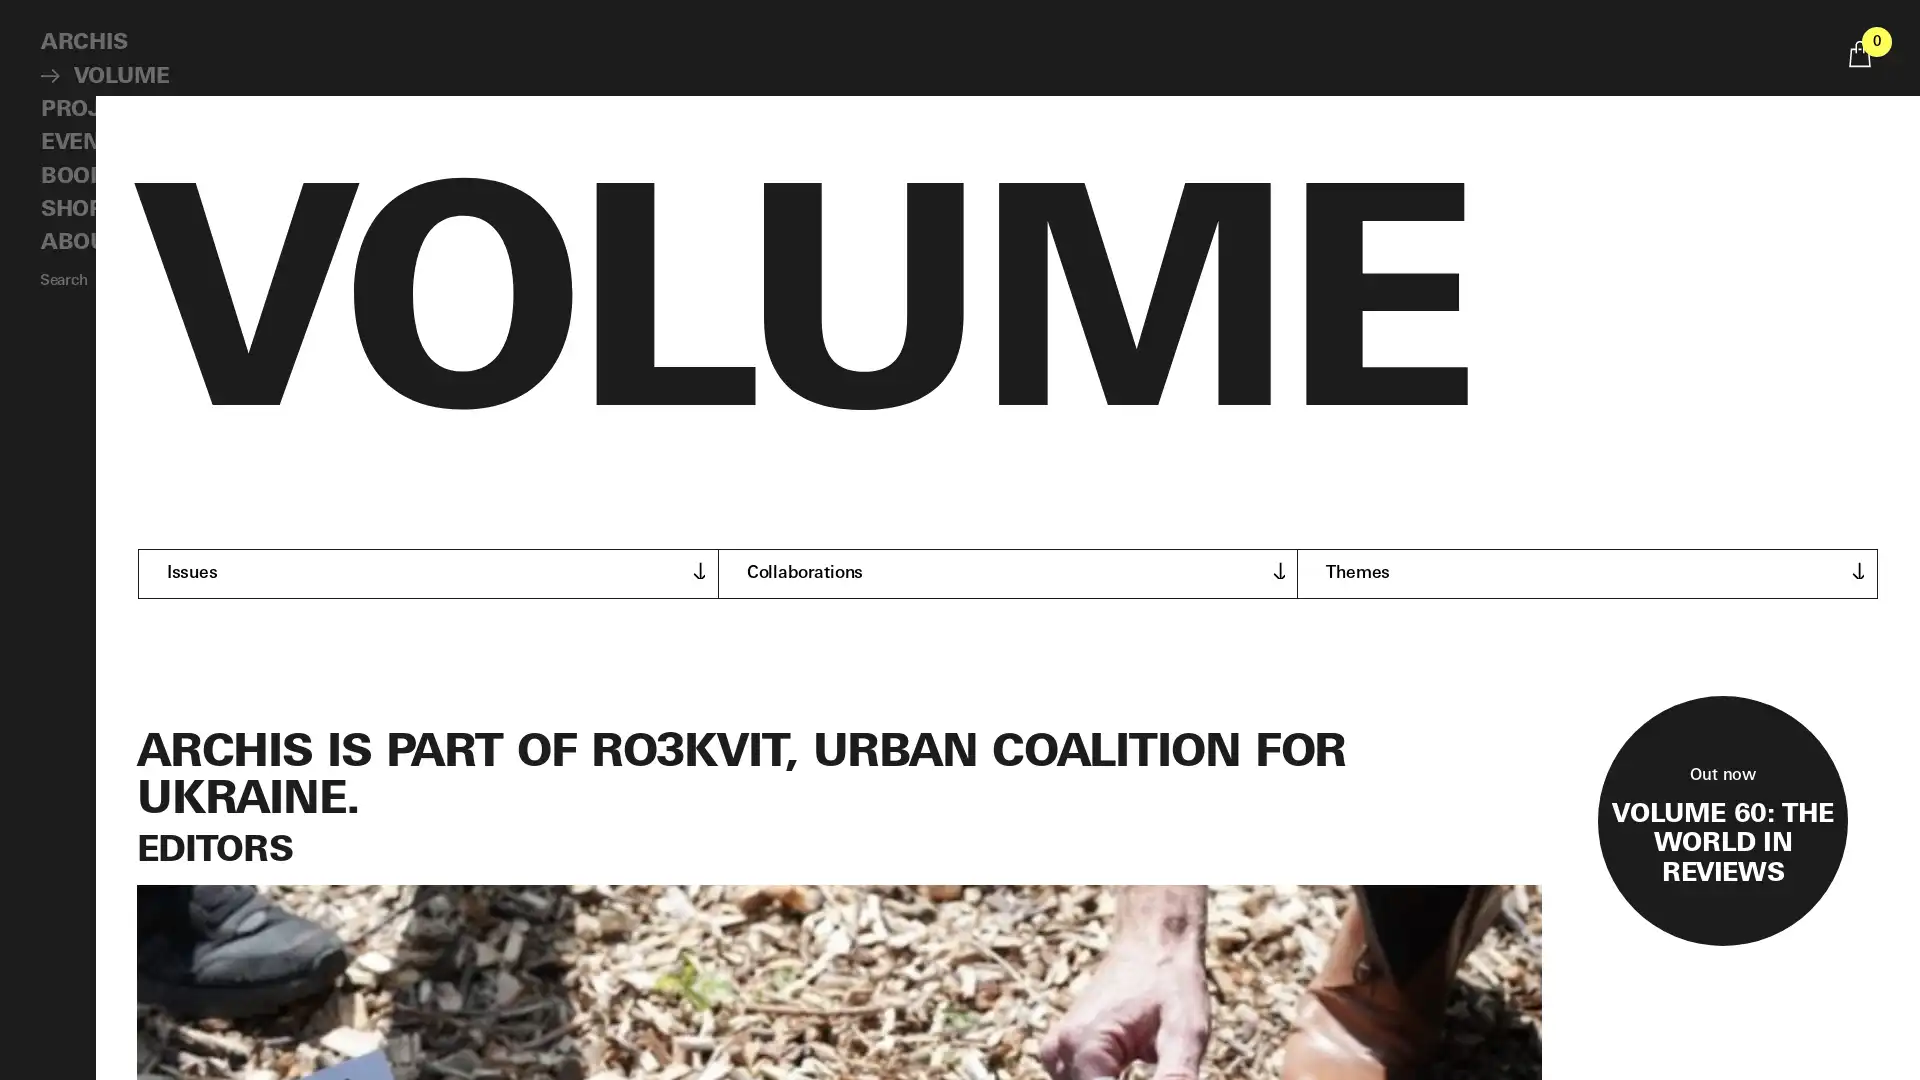 Image resolution: width=1920 pixels, height=1080 pixels. I want to click on Collaborations, so click(804, 573).